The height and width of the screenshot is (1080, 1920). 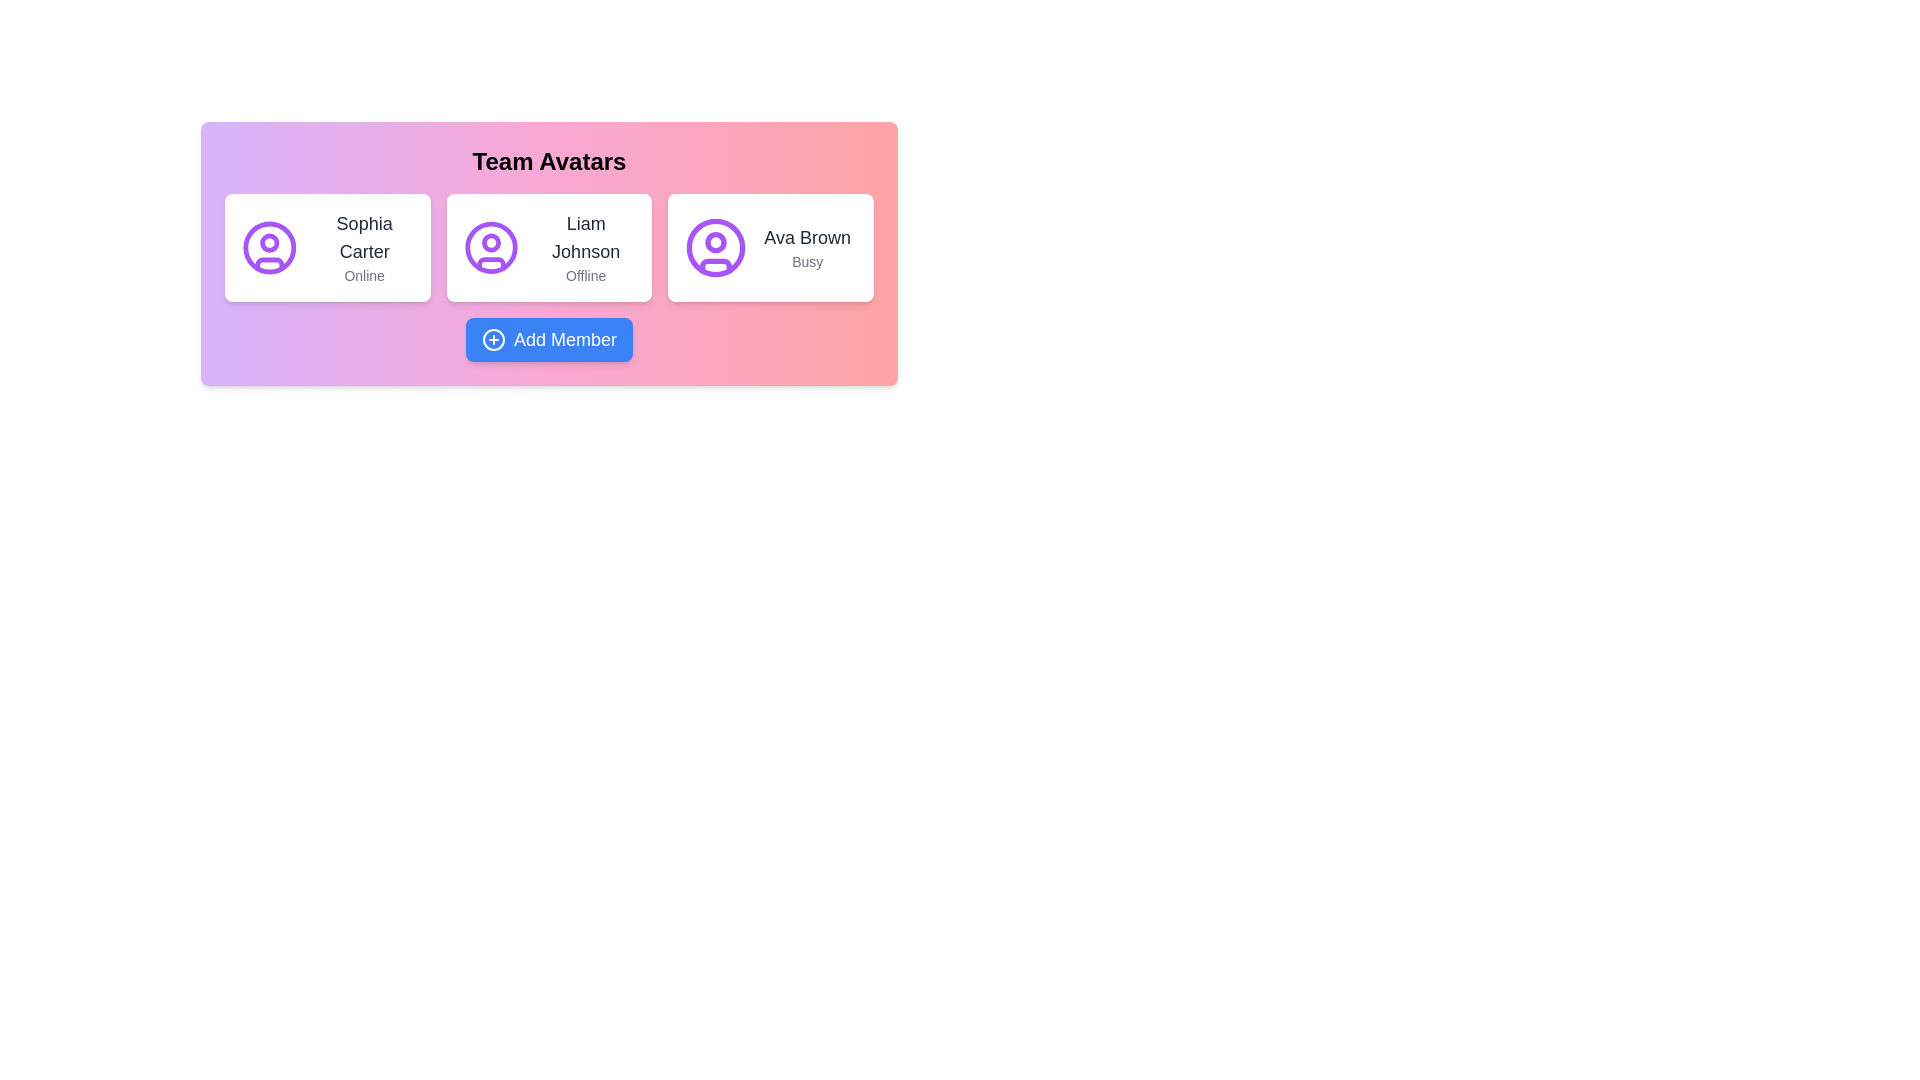 What do you see at coordinates (807, 237) in the screenshot?
I see `the text label that reads 'Ava Brown', which is styled with a bold font and larger size, located at the top-right corner of a user profile card` at bounding box center [807, 237].